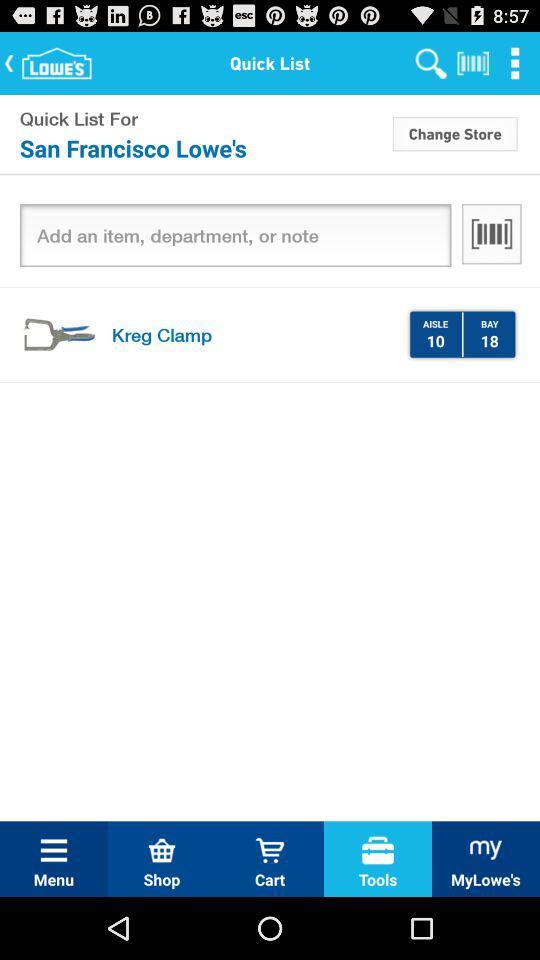 The image size is (540, 960). I want to click on the app to the right of aisle app, so click(462, 334).